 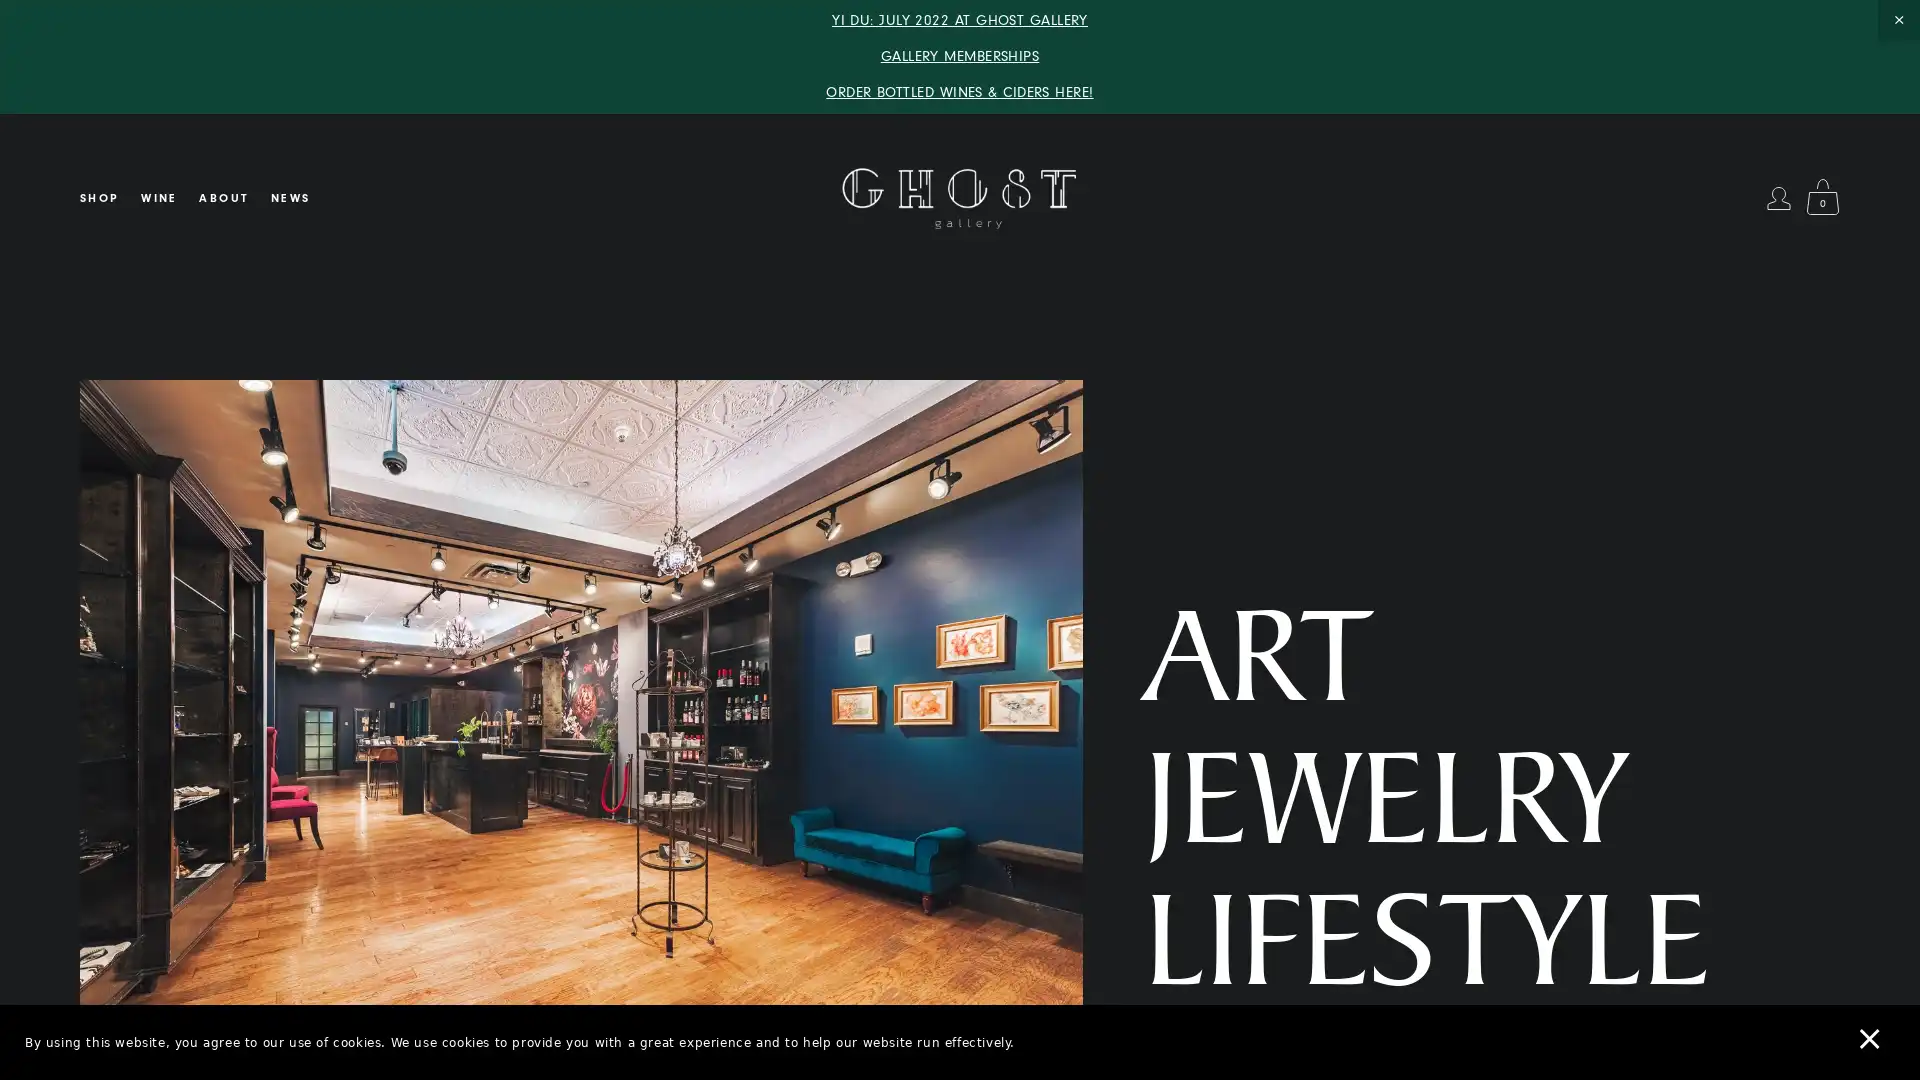 What do you see at coordinates (1692, 853) in the screenshot?
I see `SUBSCRIBE` at bounding box center [1692, 853].